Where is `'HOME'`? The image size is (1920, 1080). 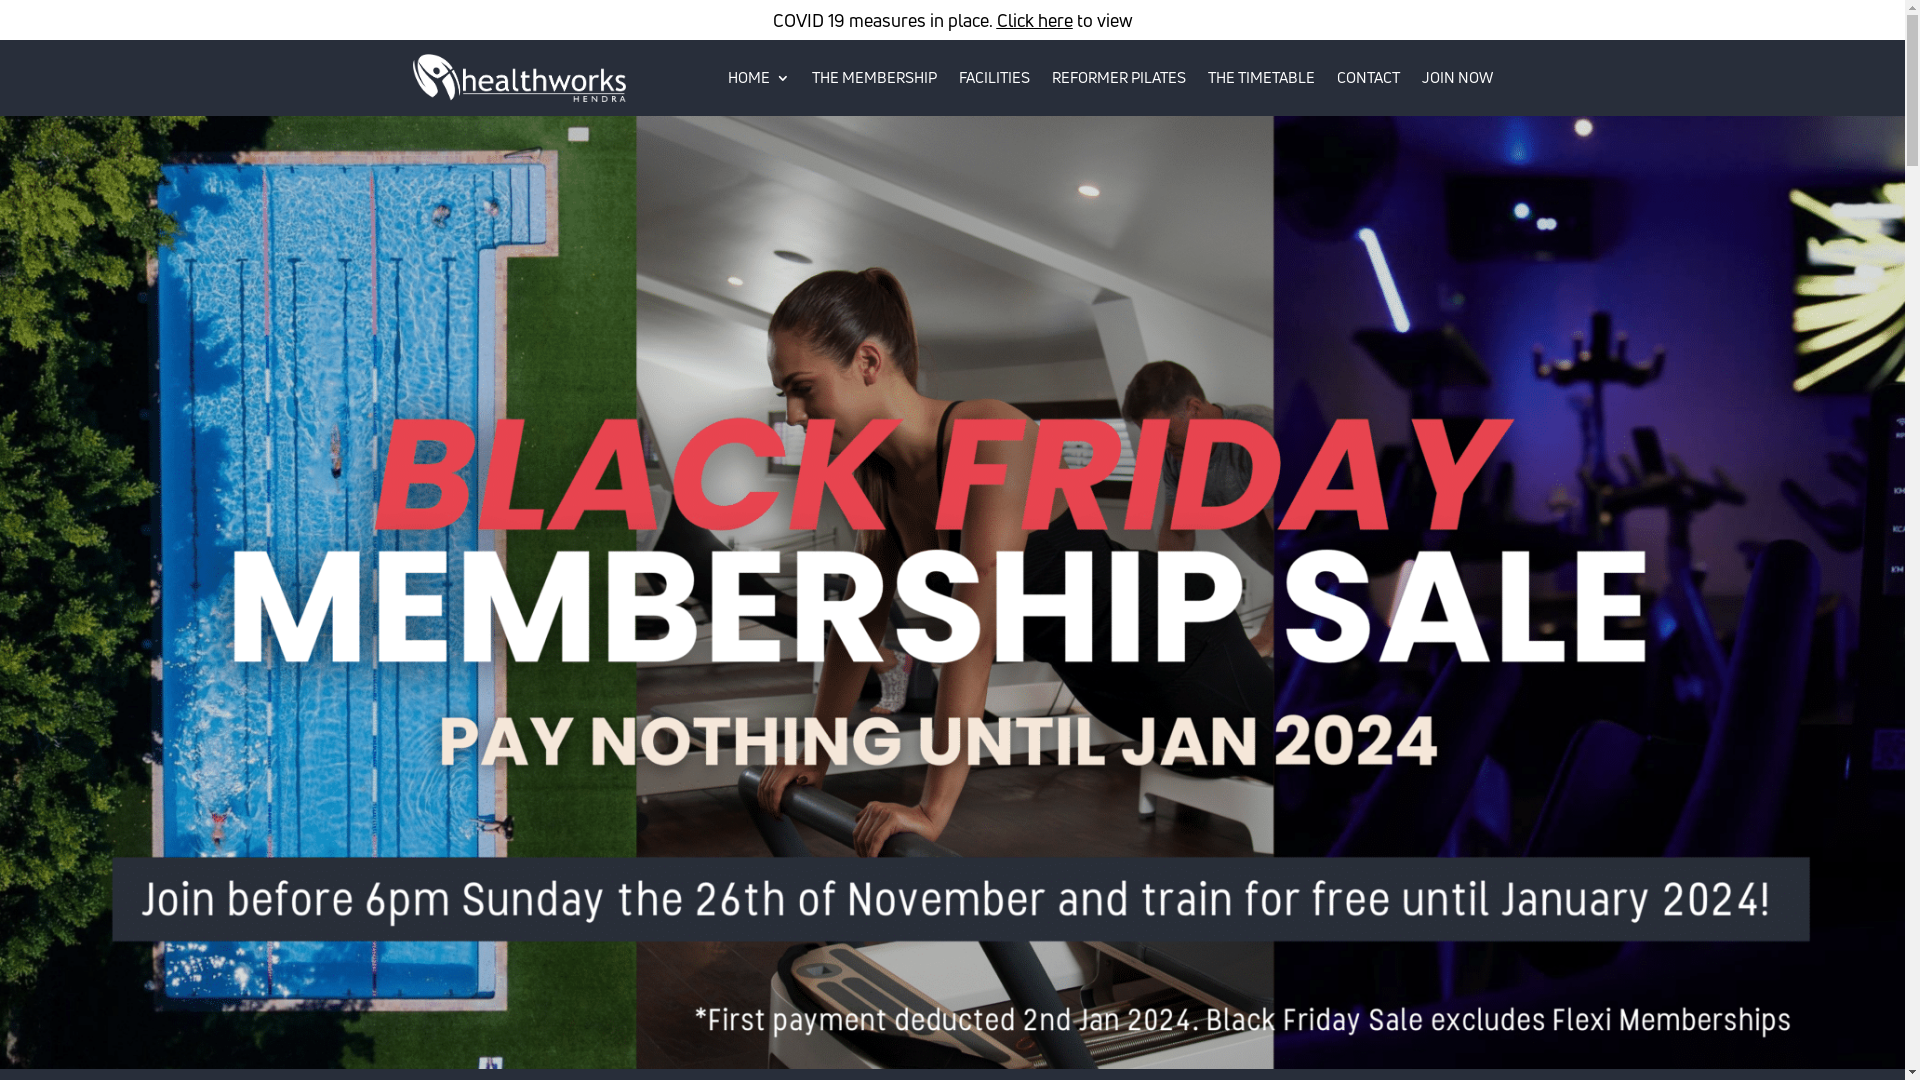
'HOME' is located at coordinates (757, 76).